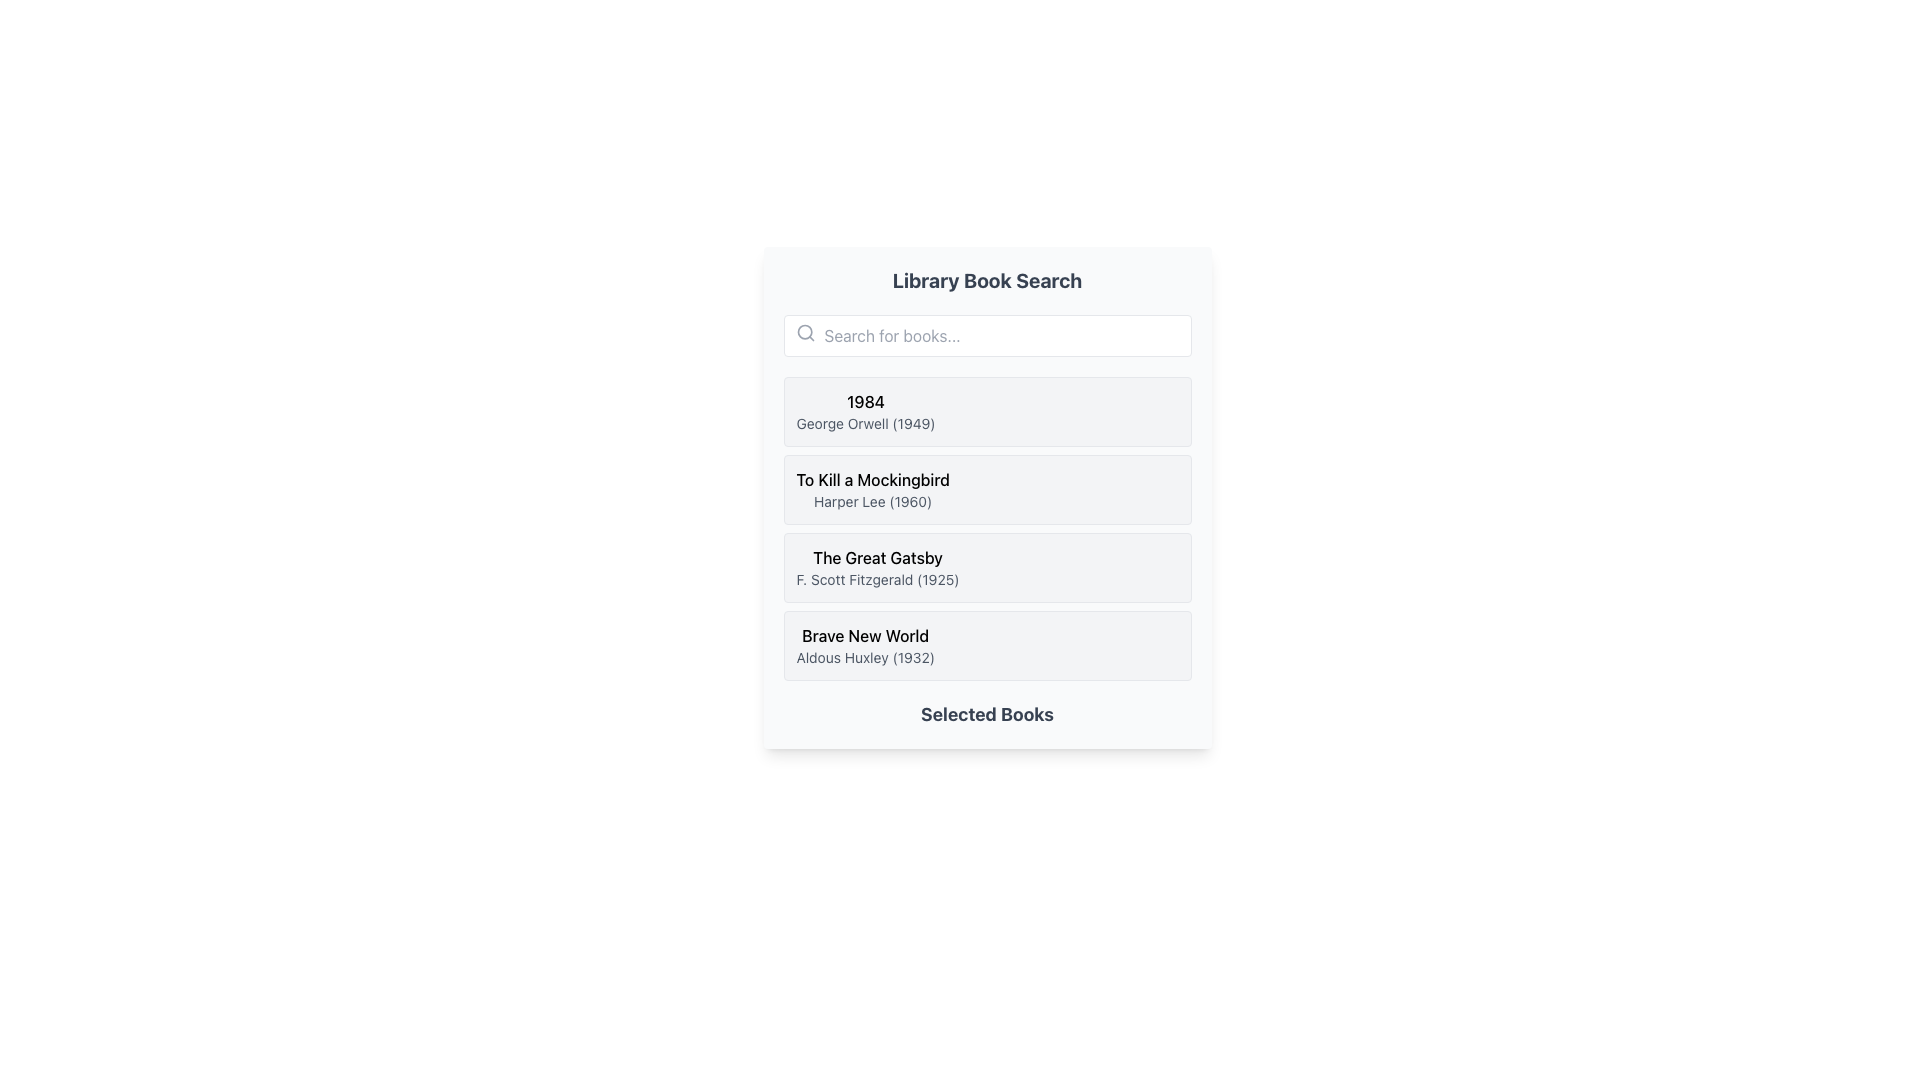 The width and height of the screenshot is (1920, 1080). I want to click on the text label displaying 'To Kill a Mockingbird', which is the title of the book and is styled with medium font weight, positioned above the author name 'Harper Lee (1960)' within the list, so click(873, 479).